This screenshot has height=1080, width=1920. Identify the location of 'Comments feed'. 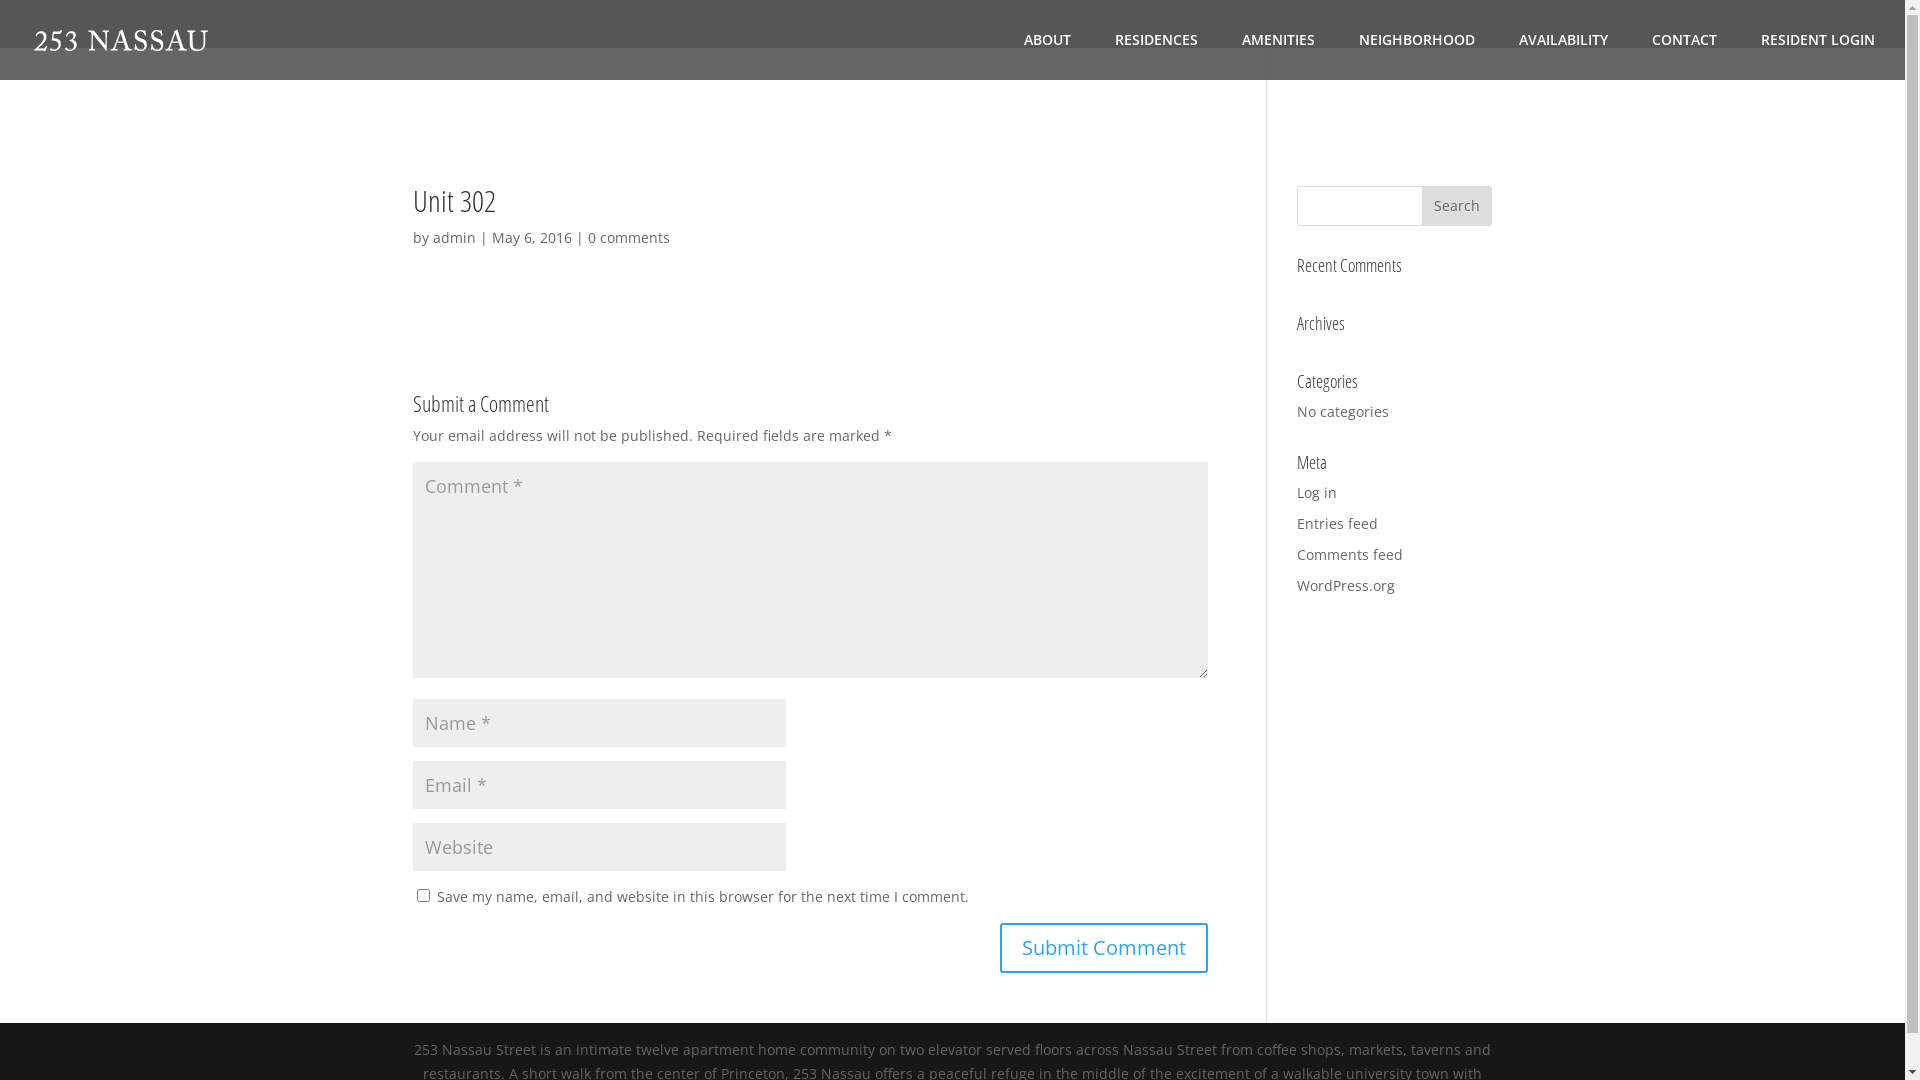
(1349, 554).